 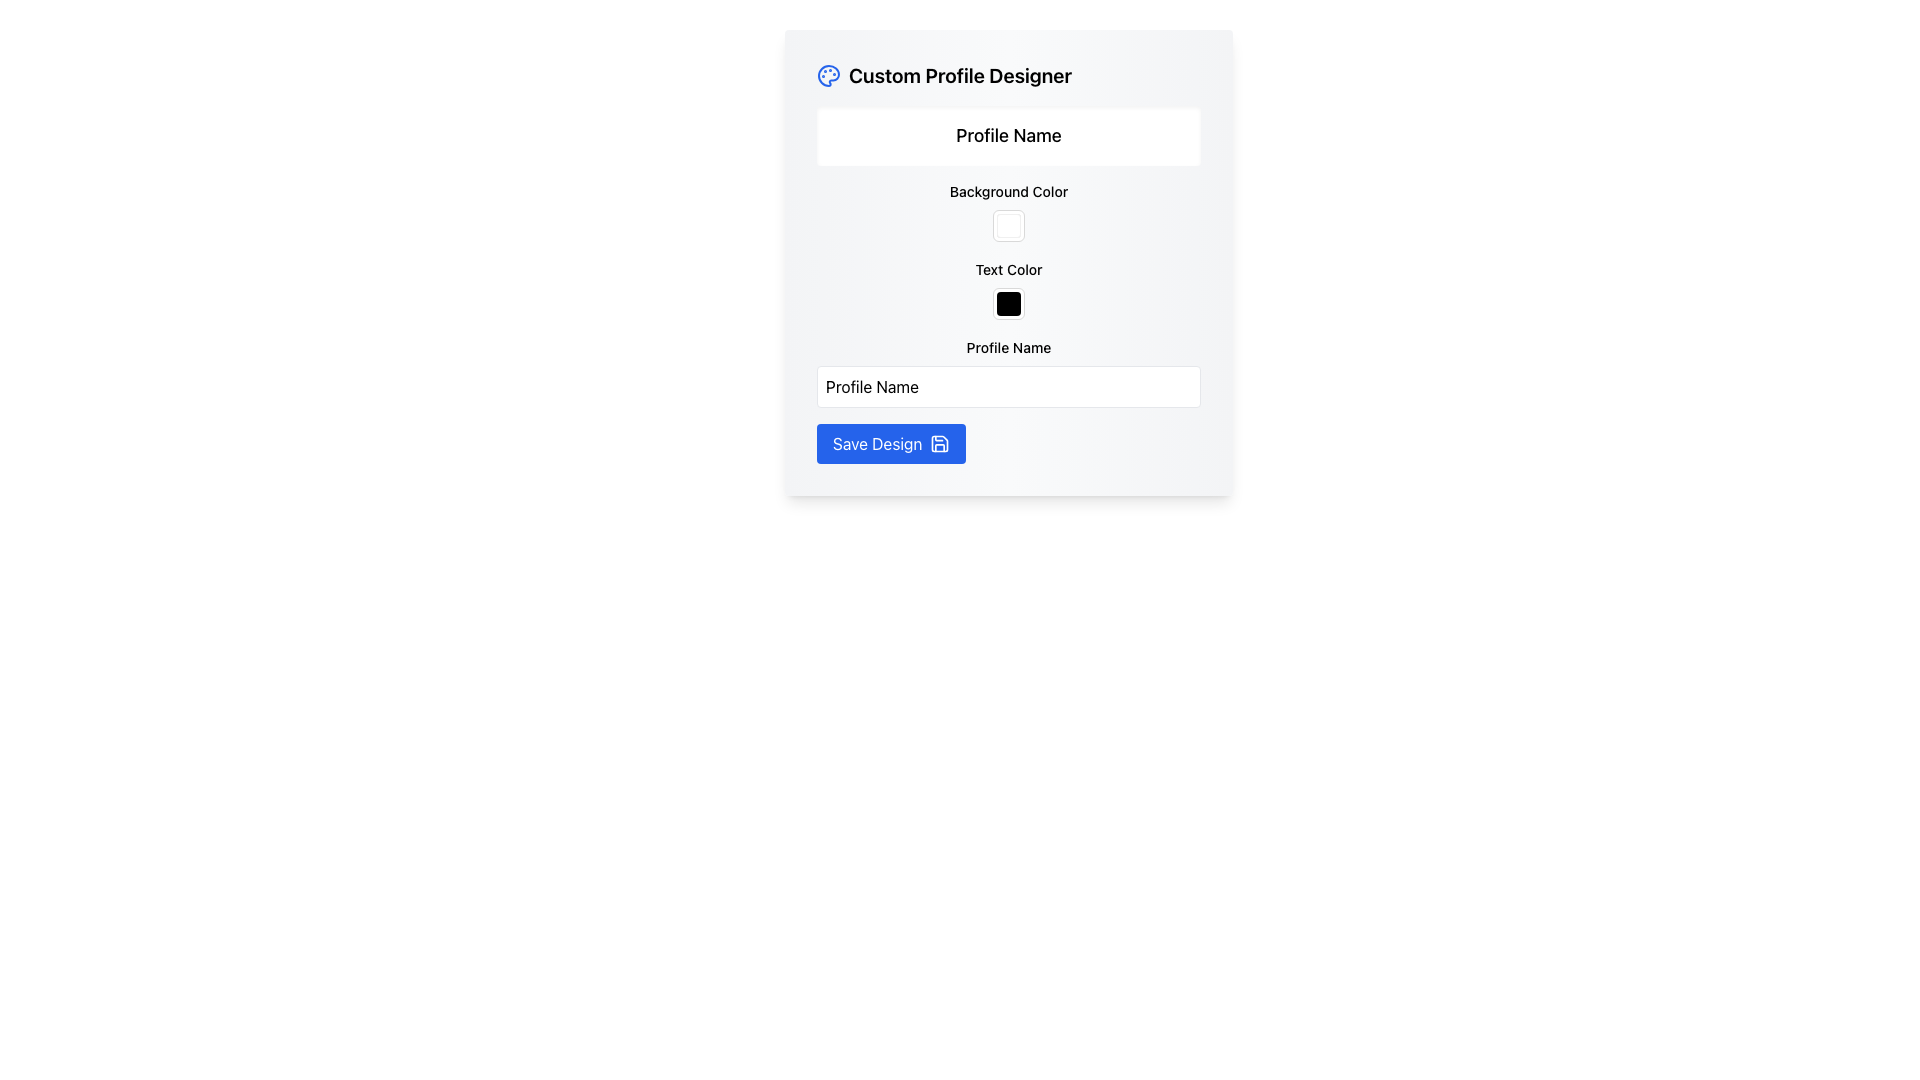 I want to click on the 'Profile Name' text label, which is displayed in bold black font and positioned above an input field in the bottom-middle section of the form, so click(x=1008, y=346).